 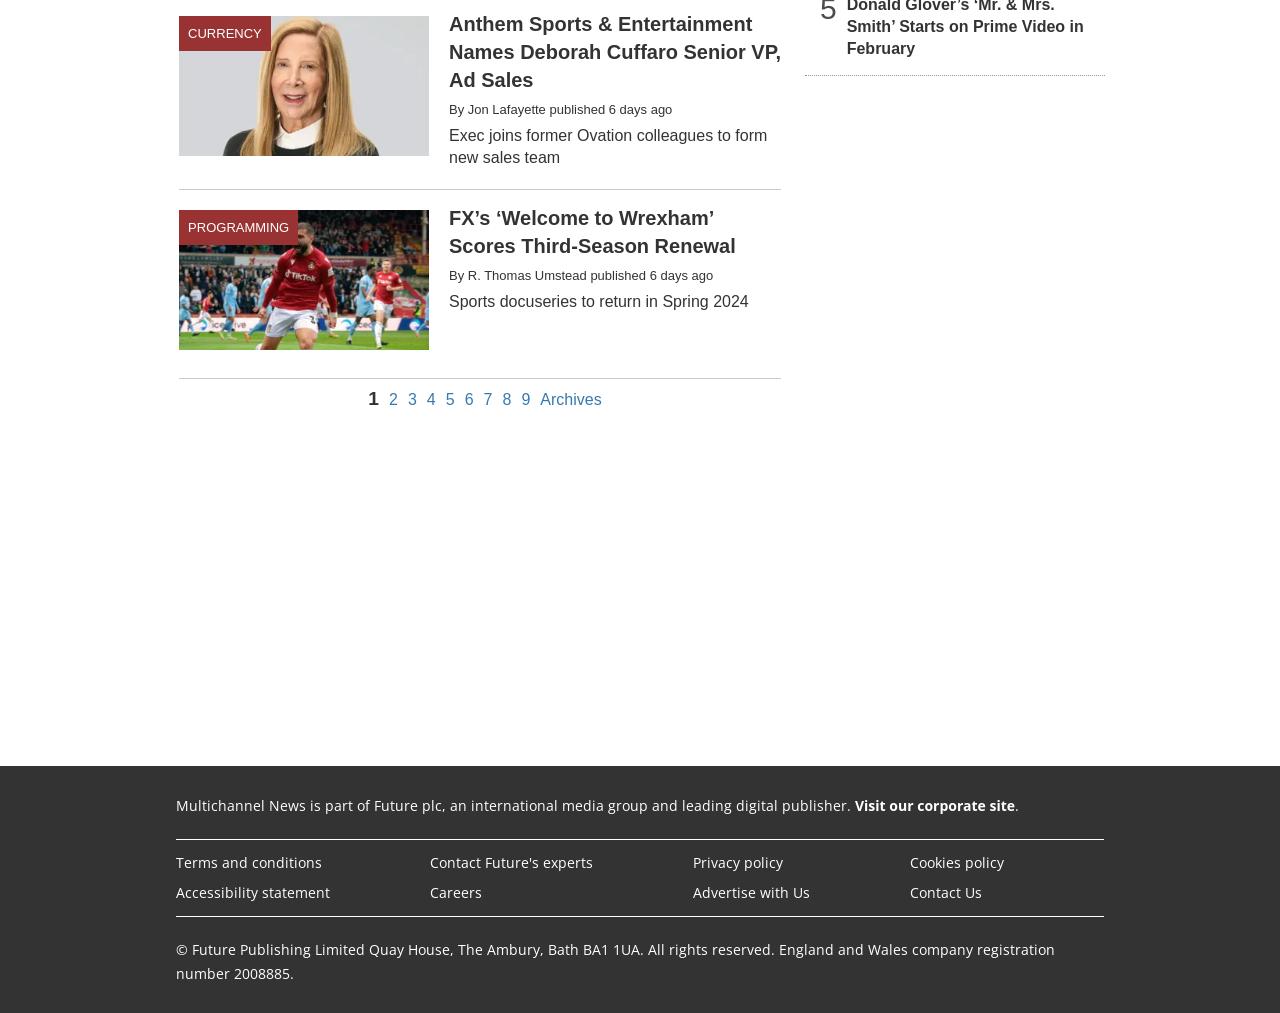 I want to click on '©
Future Publishing Limited Quay House, The Ambury,
Bath
BA1 1UA. All rights reserved. England and Wales company registration number 2008885.', so click(x=614, y=960).